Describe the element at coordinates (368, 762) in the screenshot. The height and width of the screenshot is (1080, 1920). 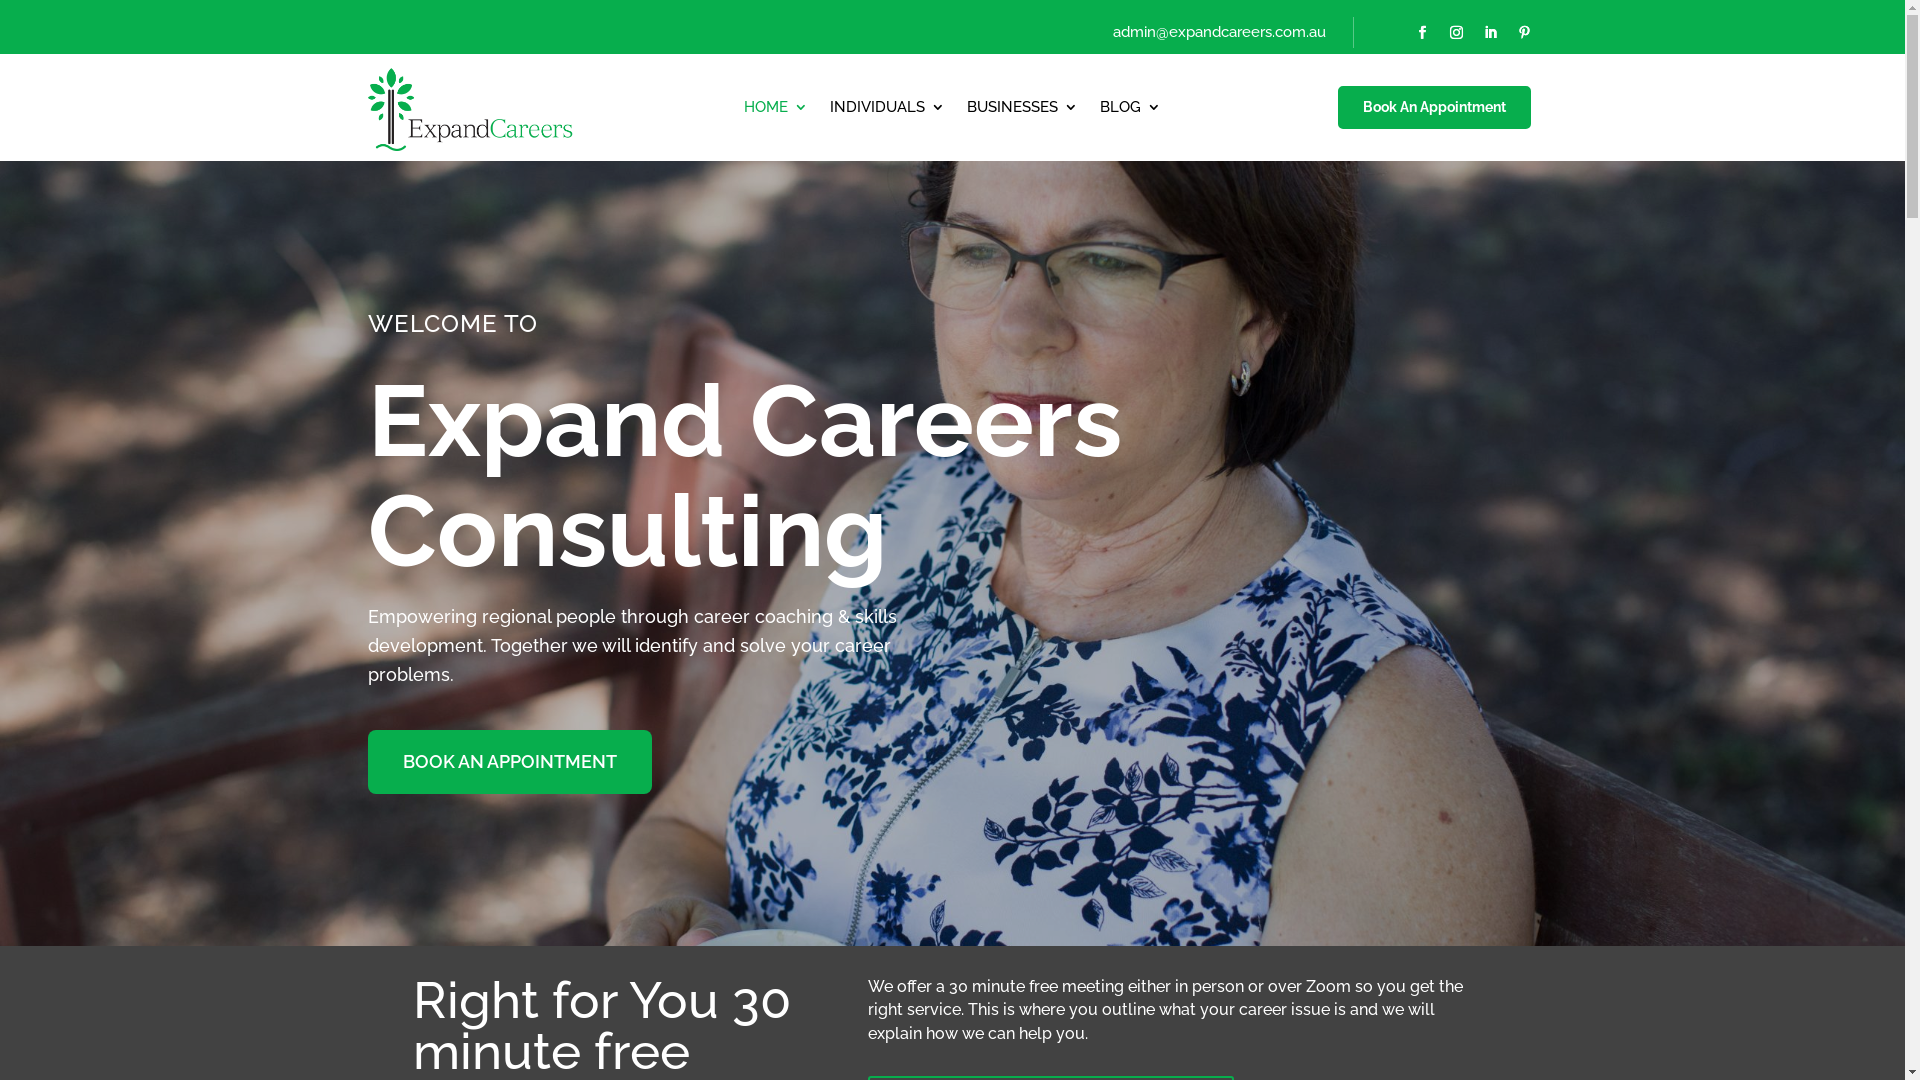
I see `'BOOK AN APPOINTMENT'` at that location.